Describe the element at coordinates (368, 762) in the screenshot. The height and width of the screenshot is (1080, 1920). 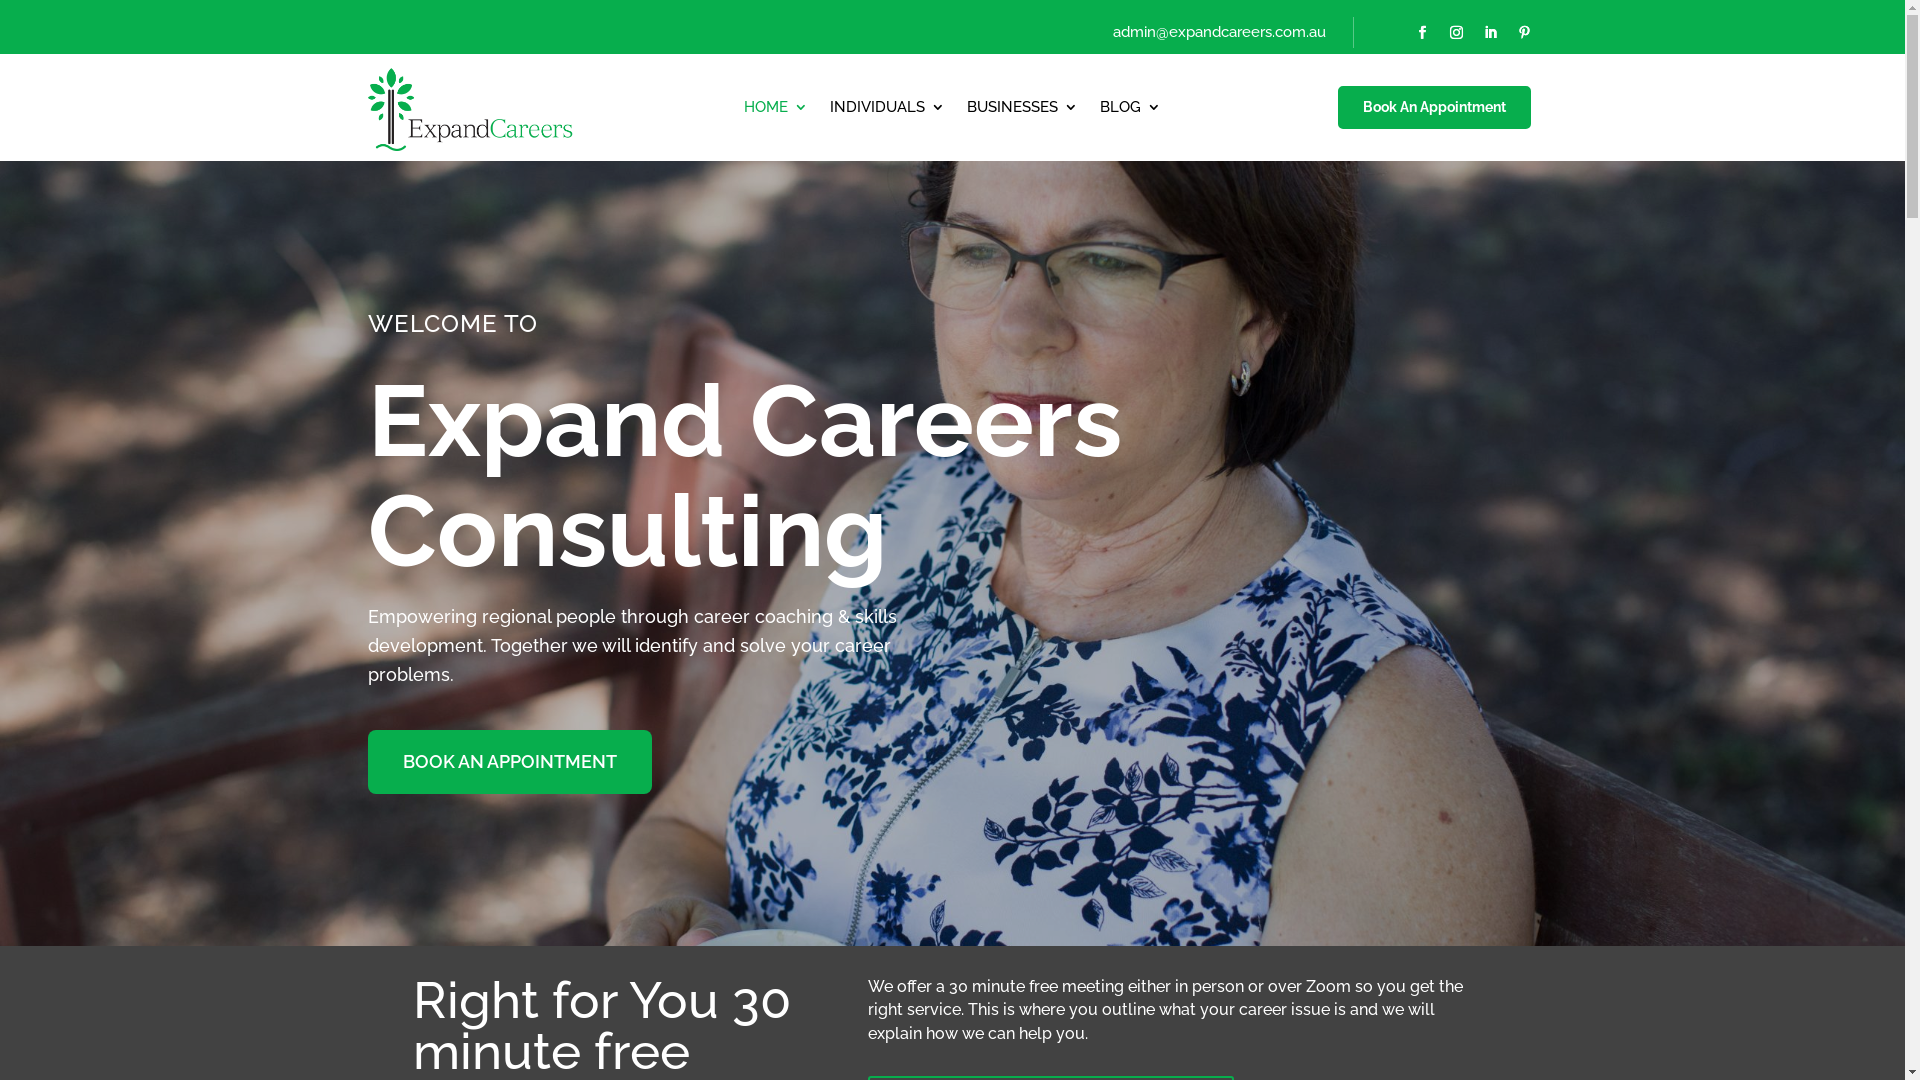
I see `'BOOK AN APPOINTMENT'` at that location.